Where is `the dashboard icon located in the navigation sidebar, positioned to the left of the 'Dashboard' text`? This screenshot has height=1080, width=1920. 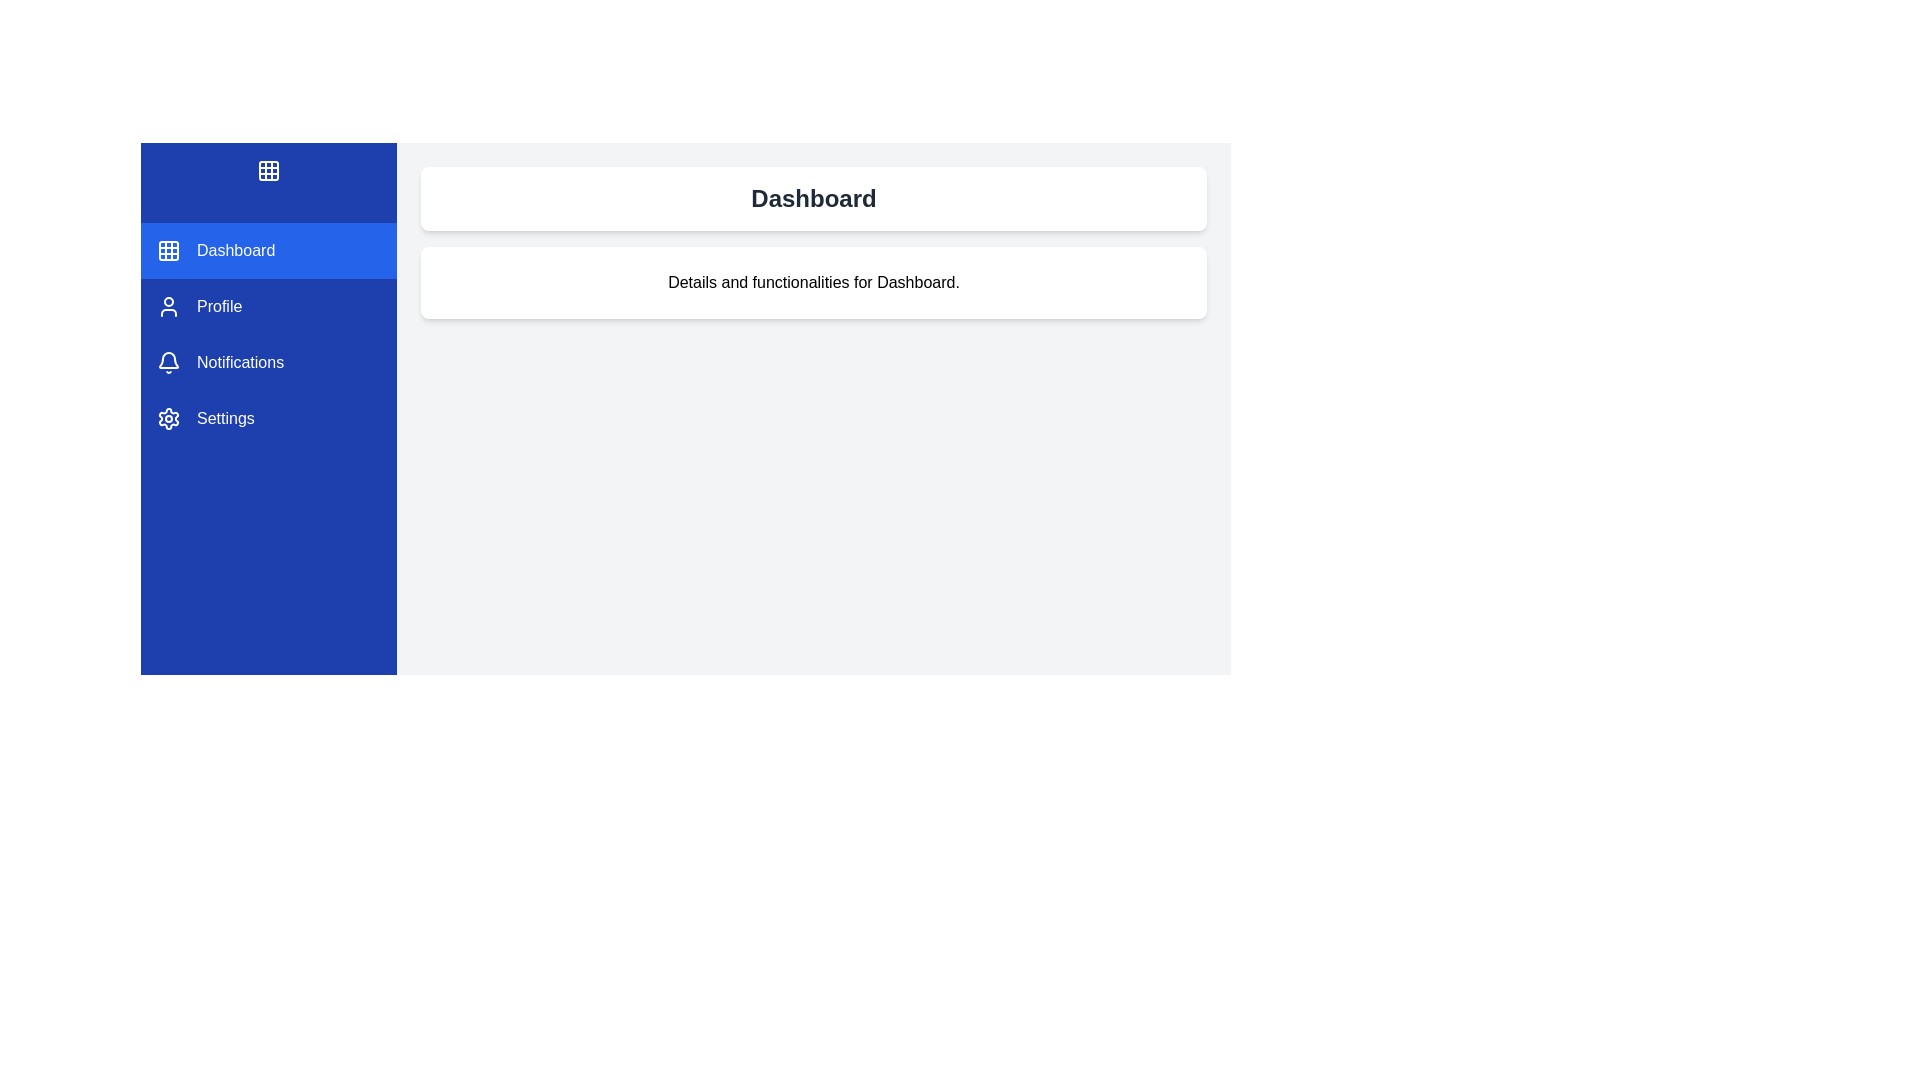
the dashboard icon located in the navigation sidebar, positioned to the left of the 'Dashboard' text is located at coordinates (168, 249).